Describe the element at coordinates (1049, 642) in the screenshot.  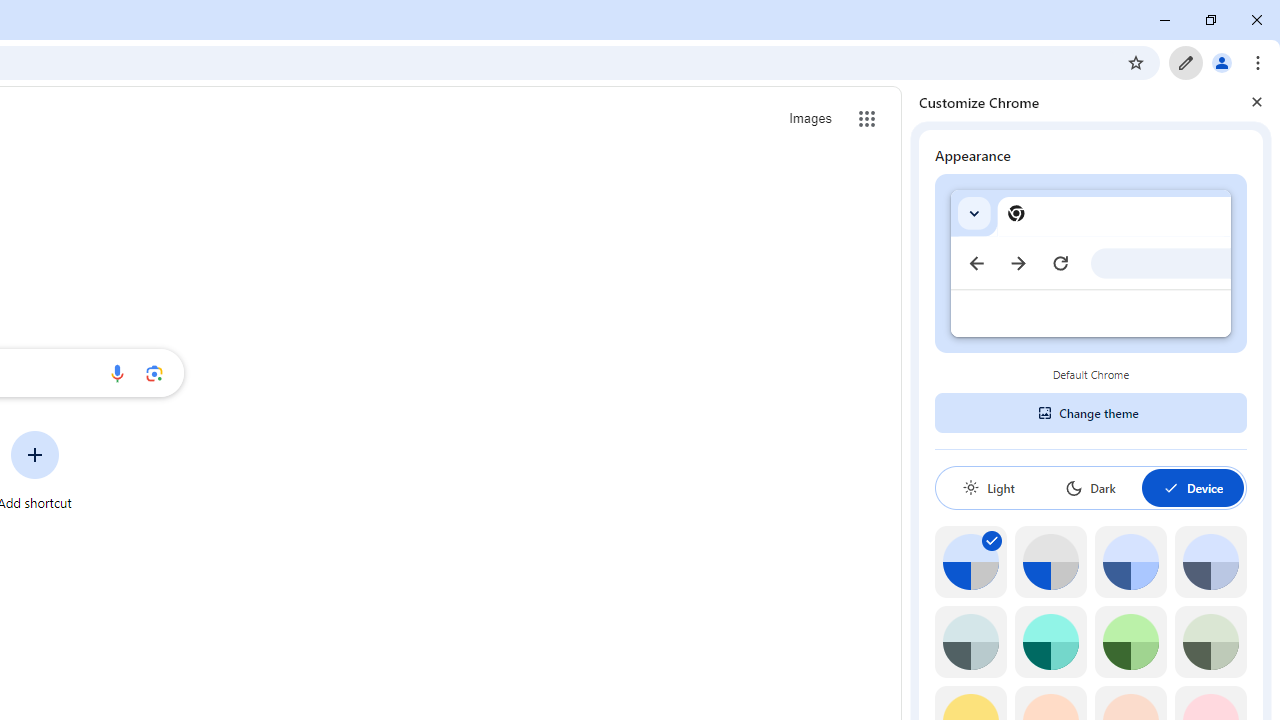
I see `'Aqua'` at that location.